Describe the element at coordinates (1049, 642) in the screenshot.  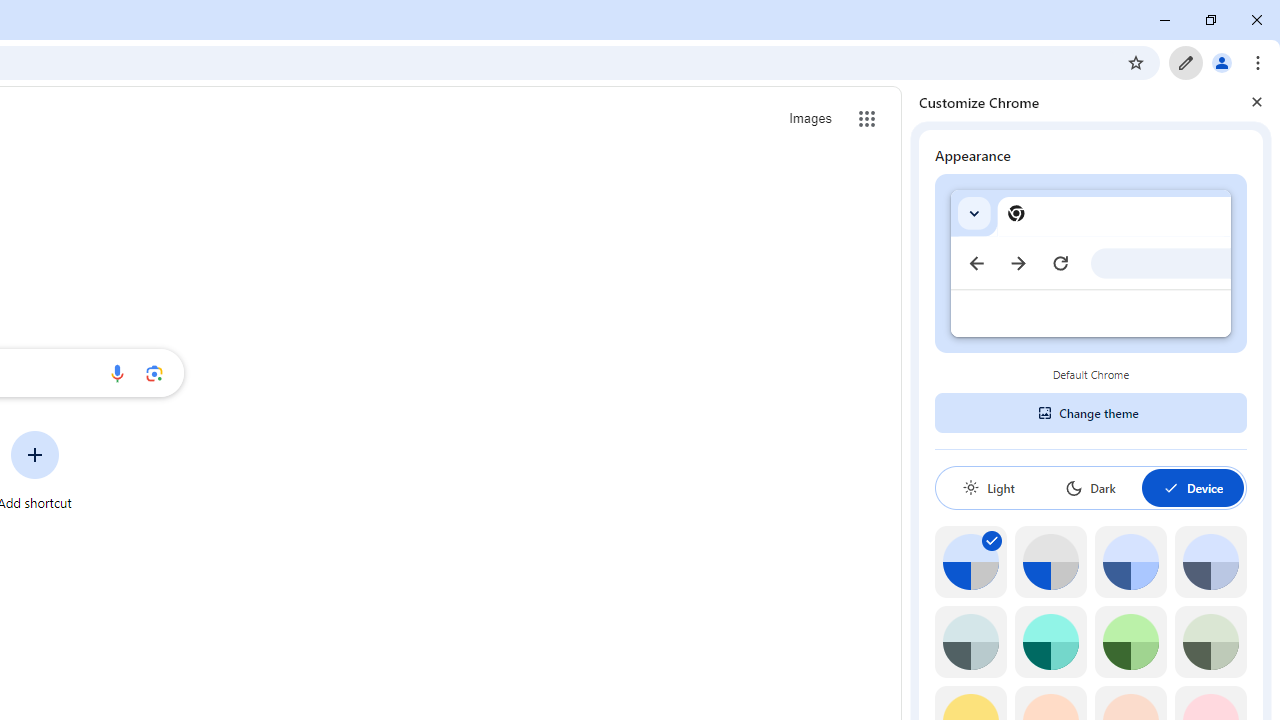
I see `'Aqua'` at that location.